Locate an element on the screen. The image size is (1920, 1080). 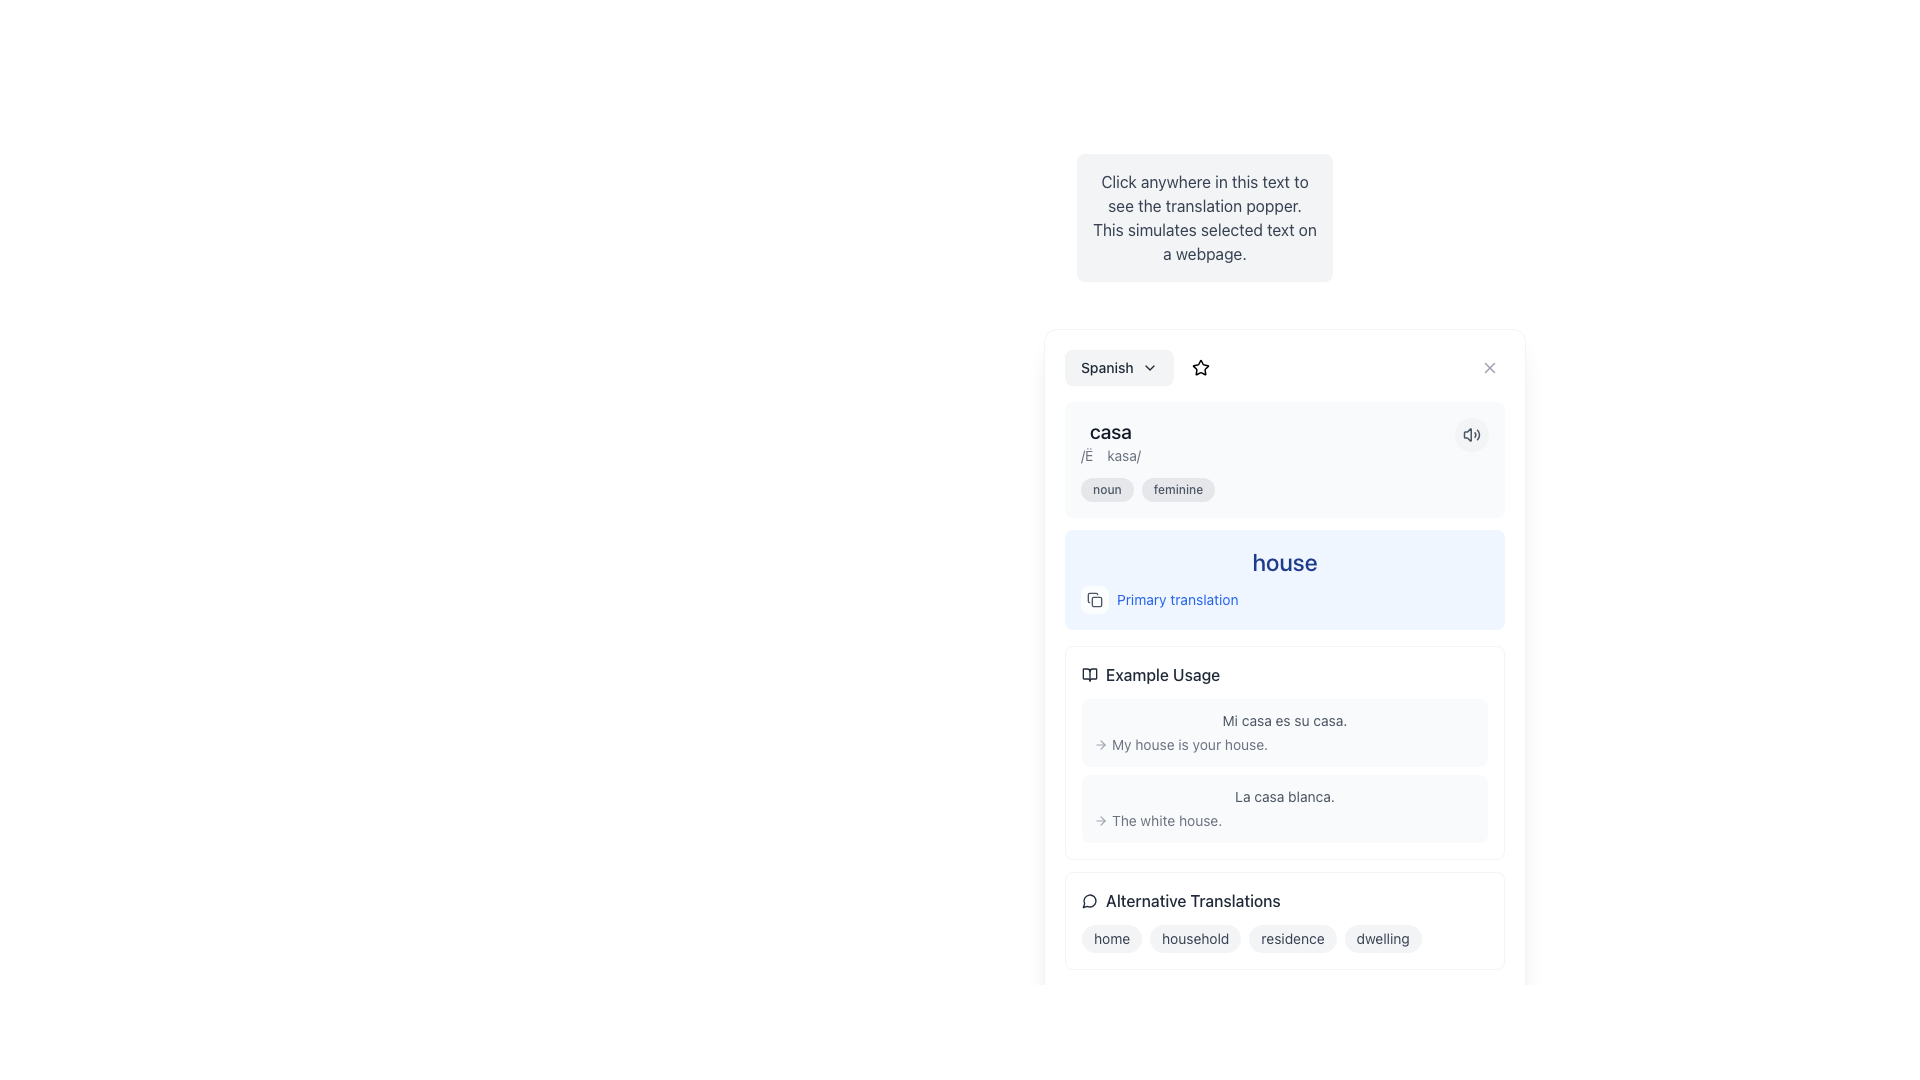
the text element that provides an example usage of the word 'house' in context, located towards the center horizontally and at the bottom of the example usage section is located at coordinates (1167, 821).